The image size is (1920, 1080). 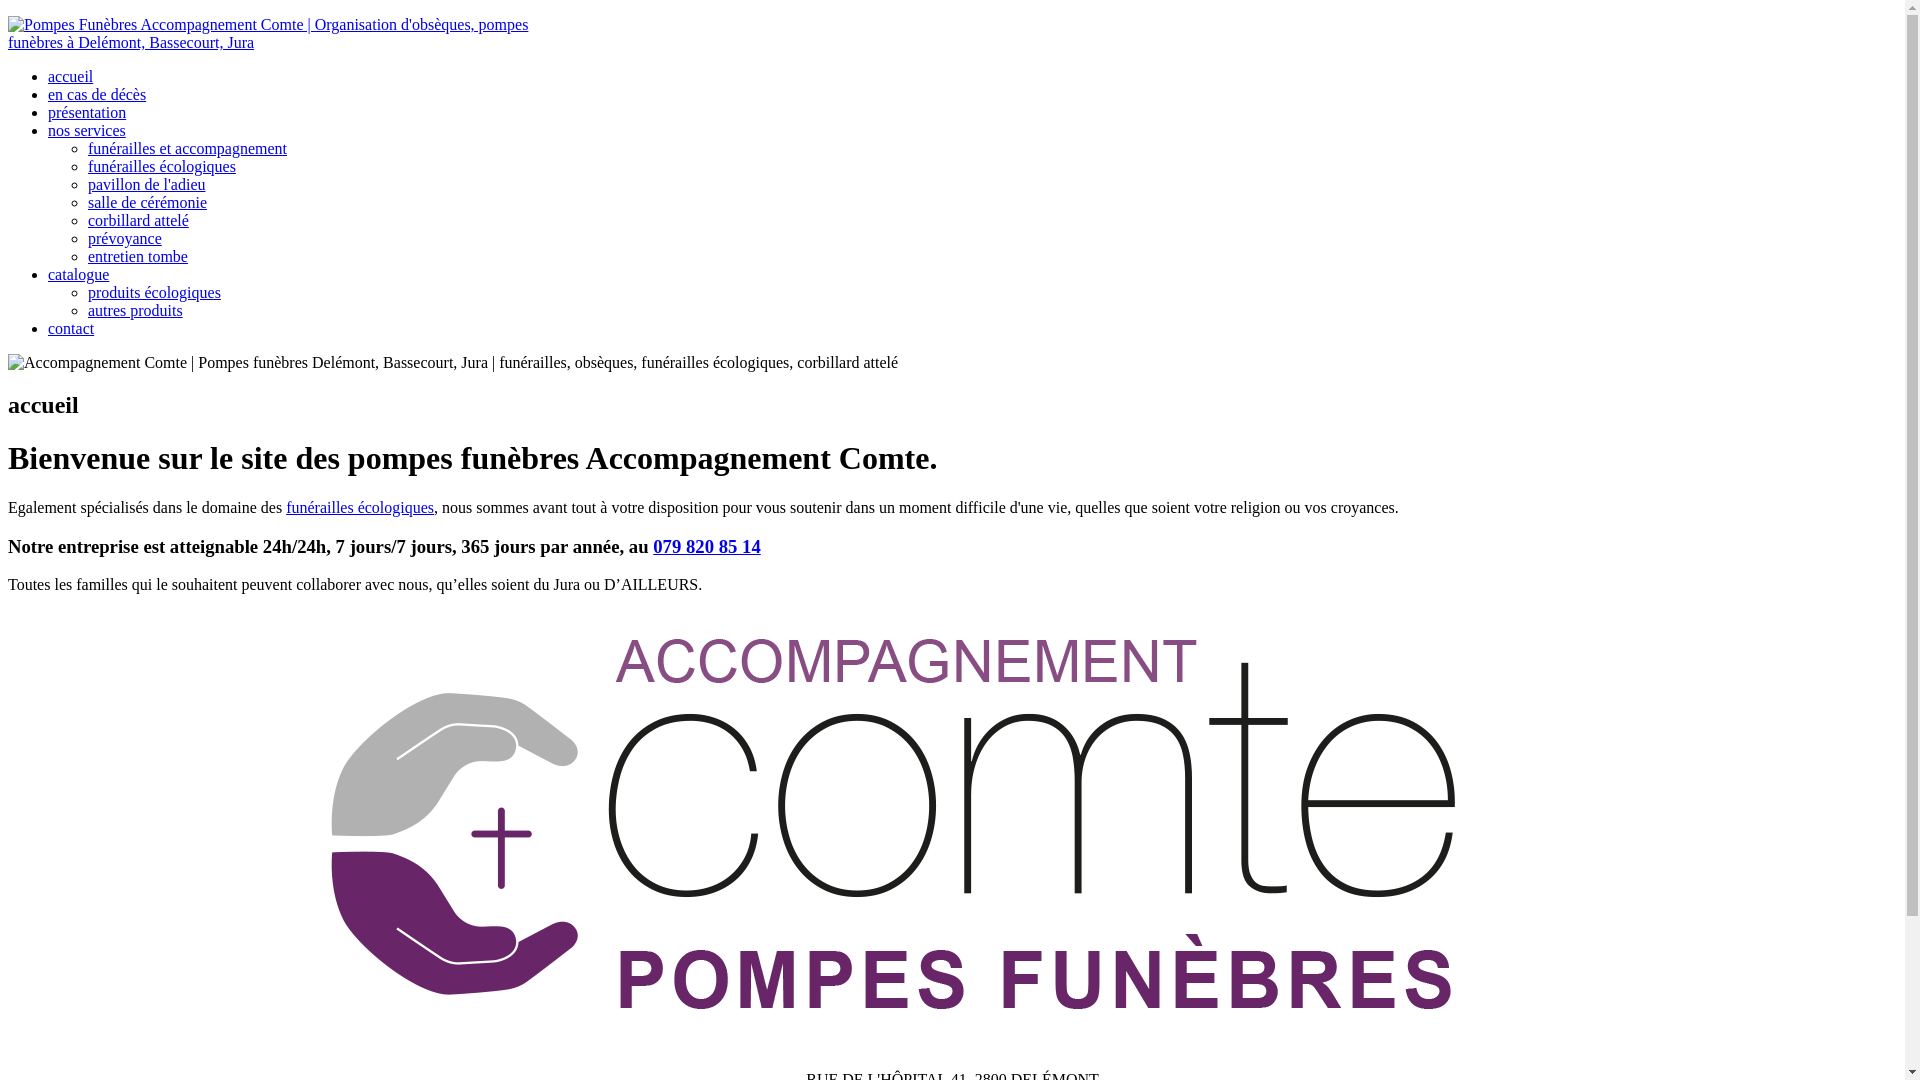 I want to click on 'catalogue', so click(x=78, y=274).